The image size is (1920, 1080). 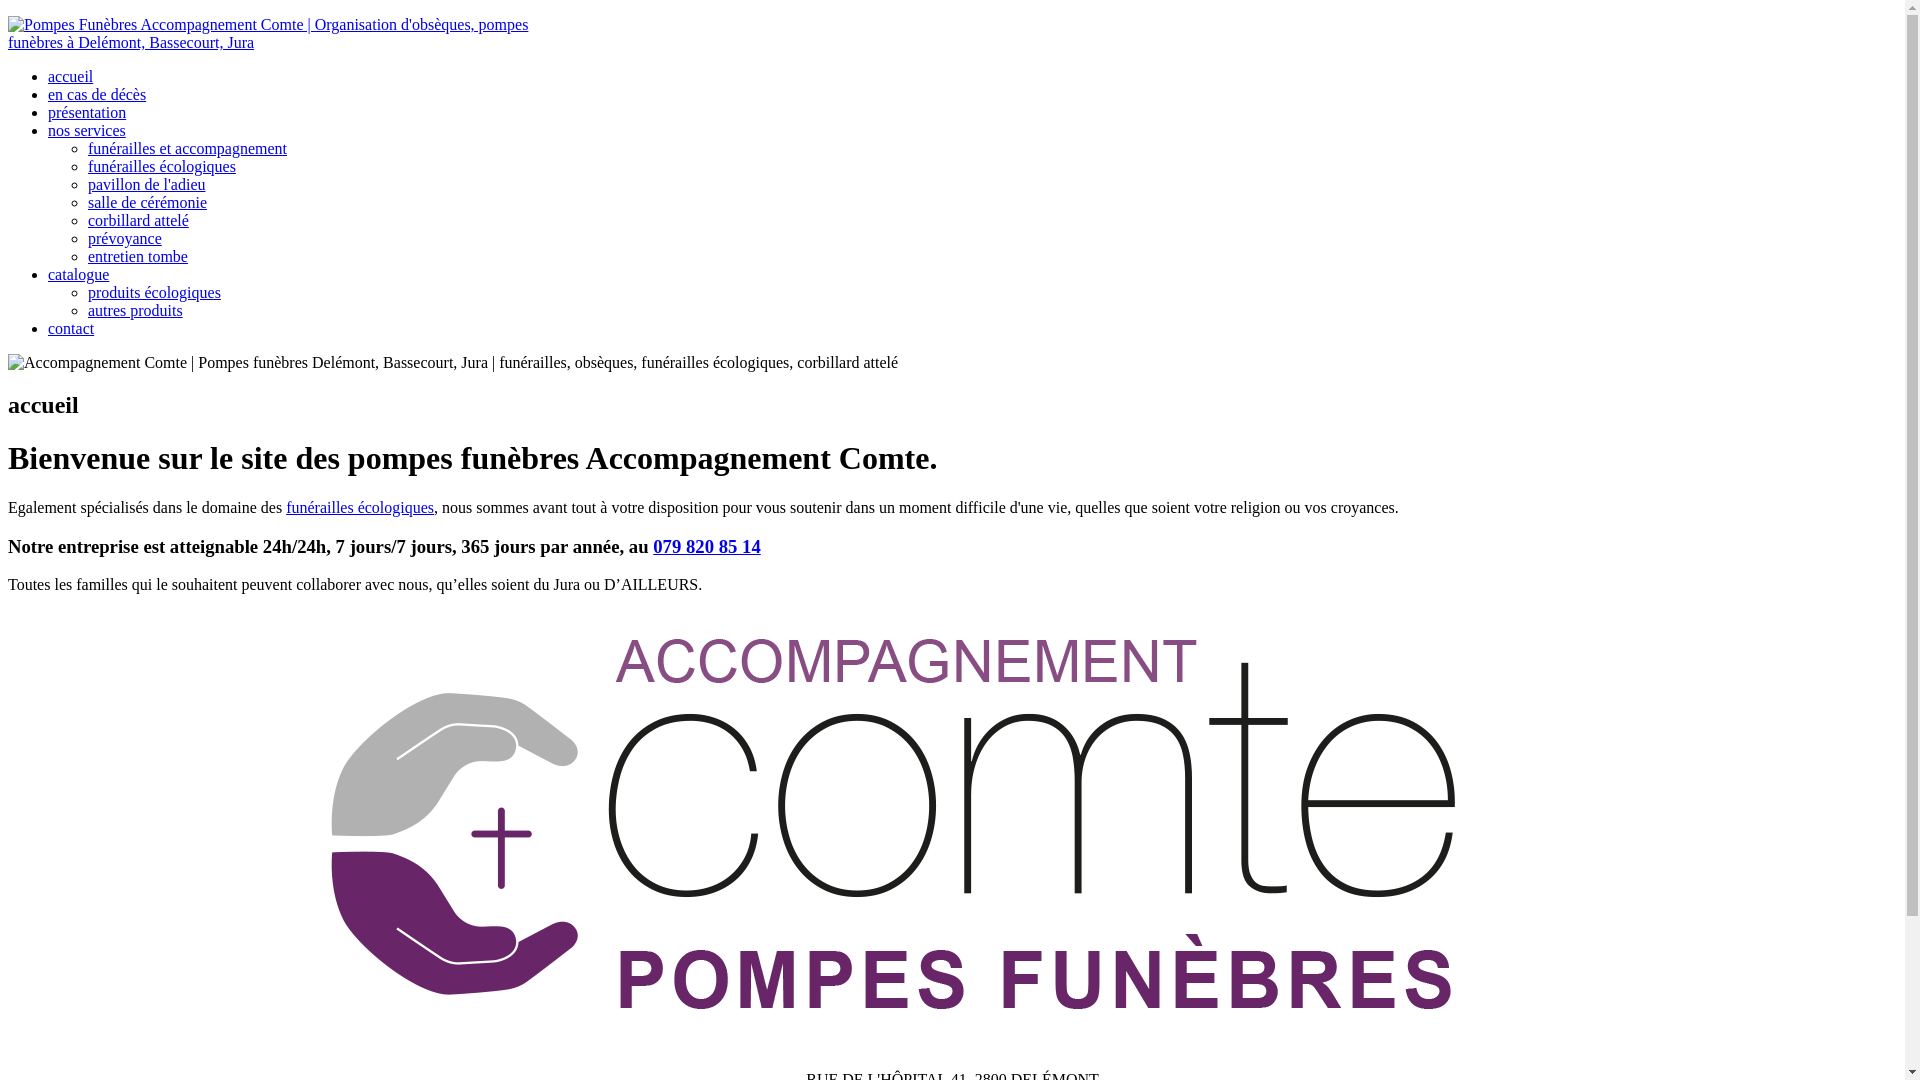 I want to click on 'catalogue', so click(x=78, y=274).